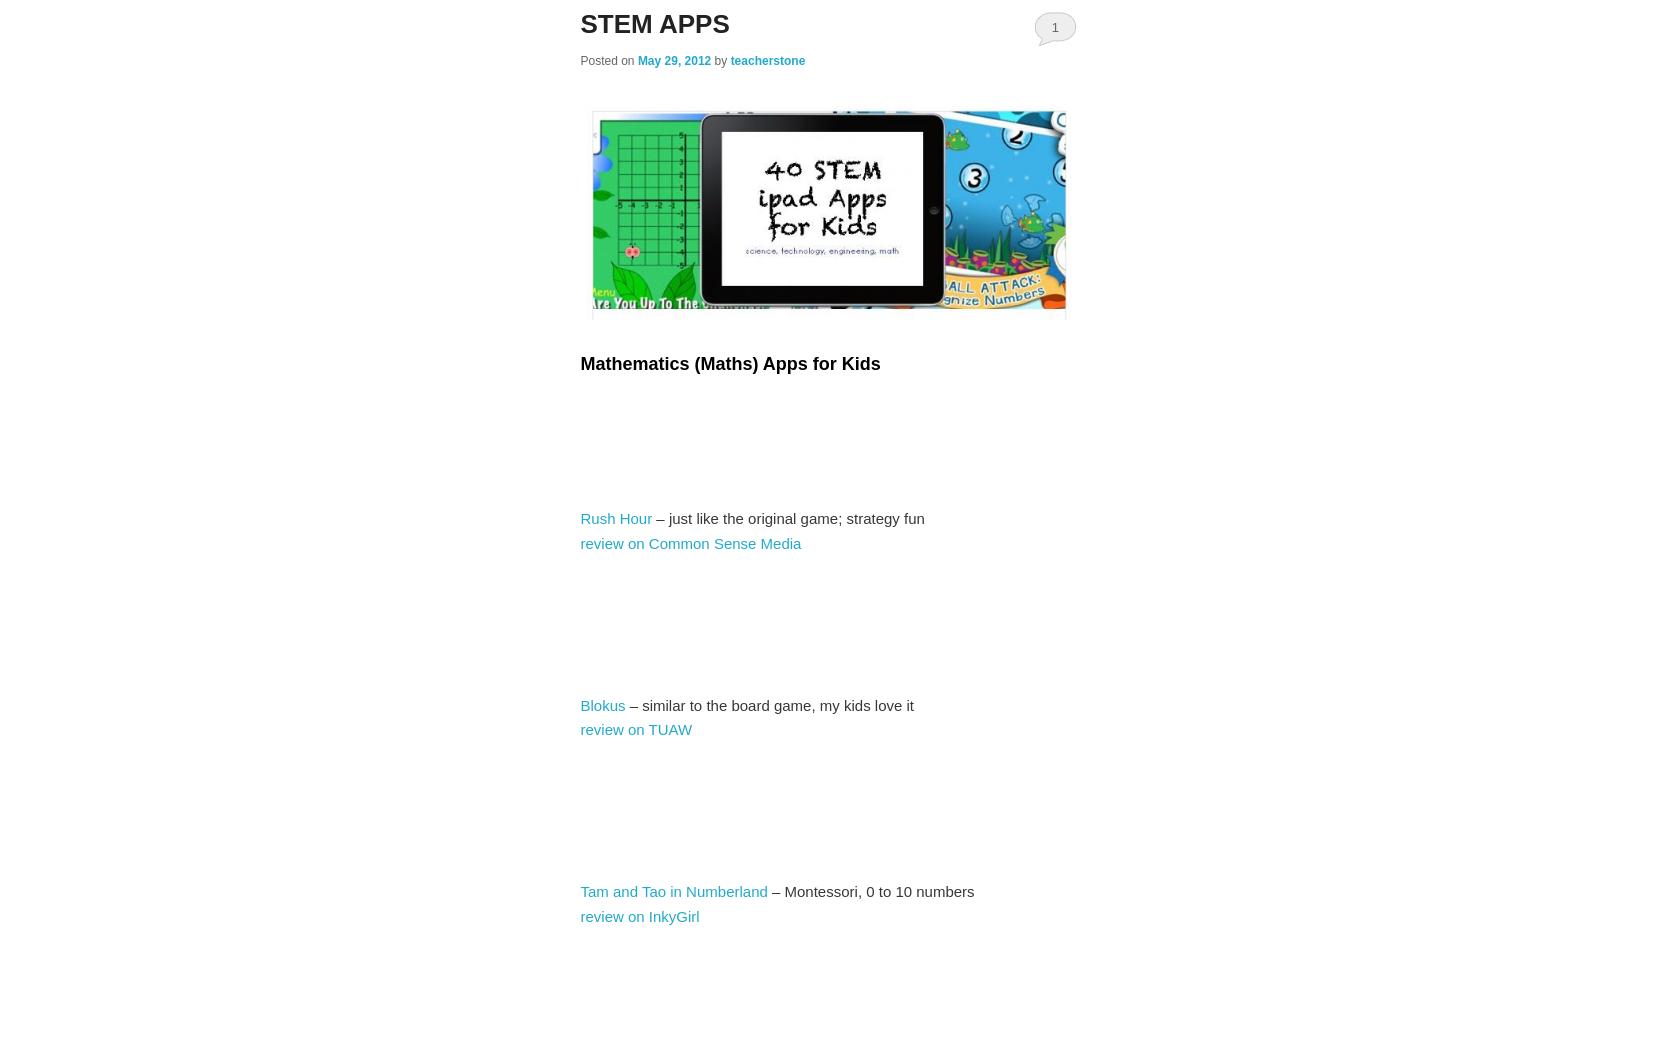 This screenshot has width=1657, height=1045. I want to click on 'Posted on', so click(608, 61).